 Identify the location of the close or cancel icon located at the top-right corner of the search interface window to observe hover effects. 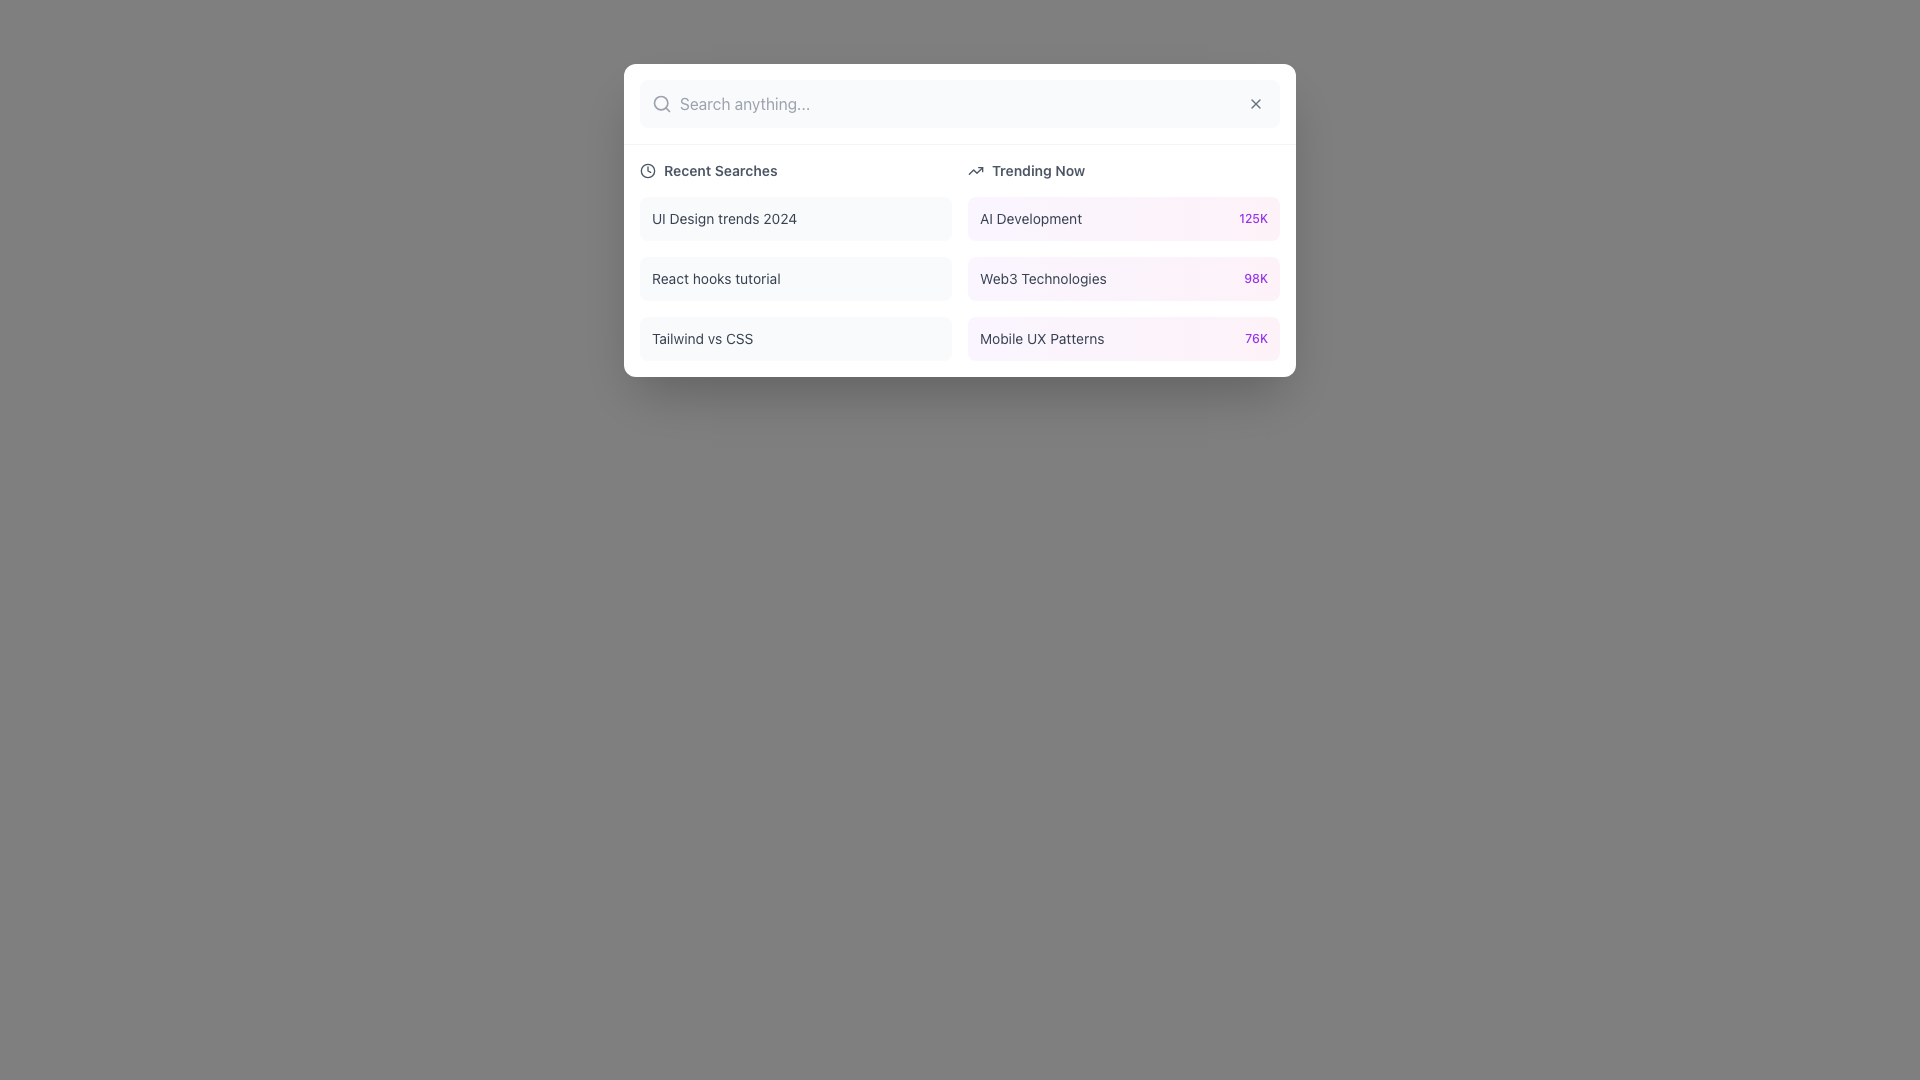
(1255, 104).